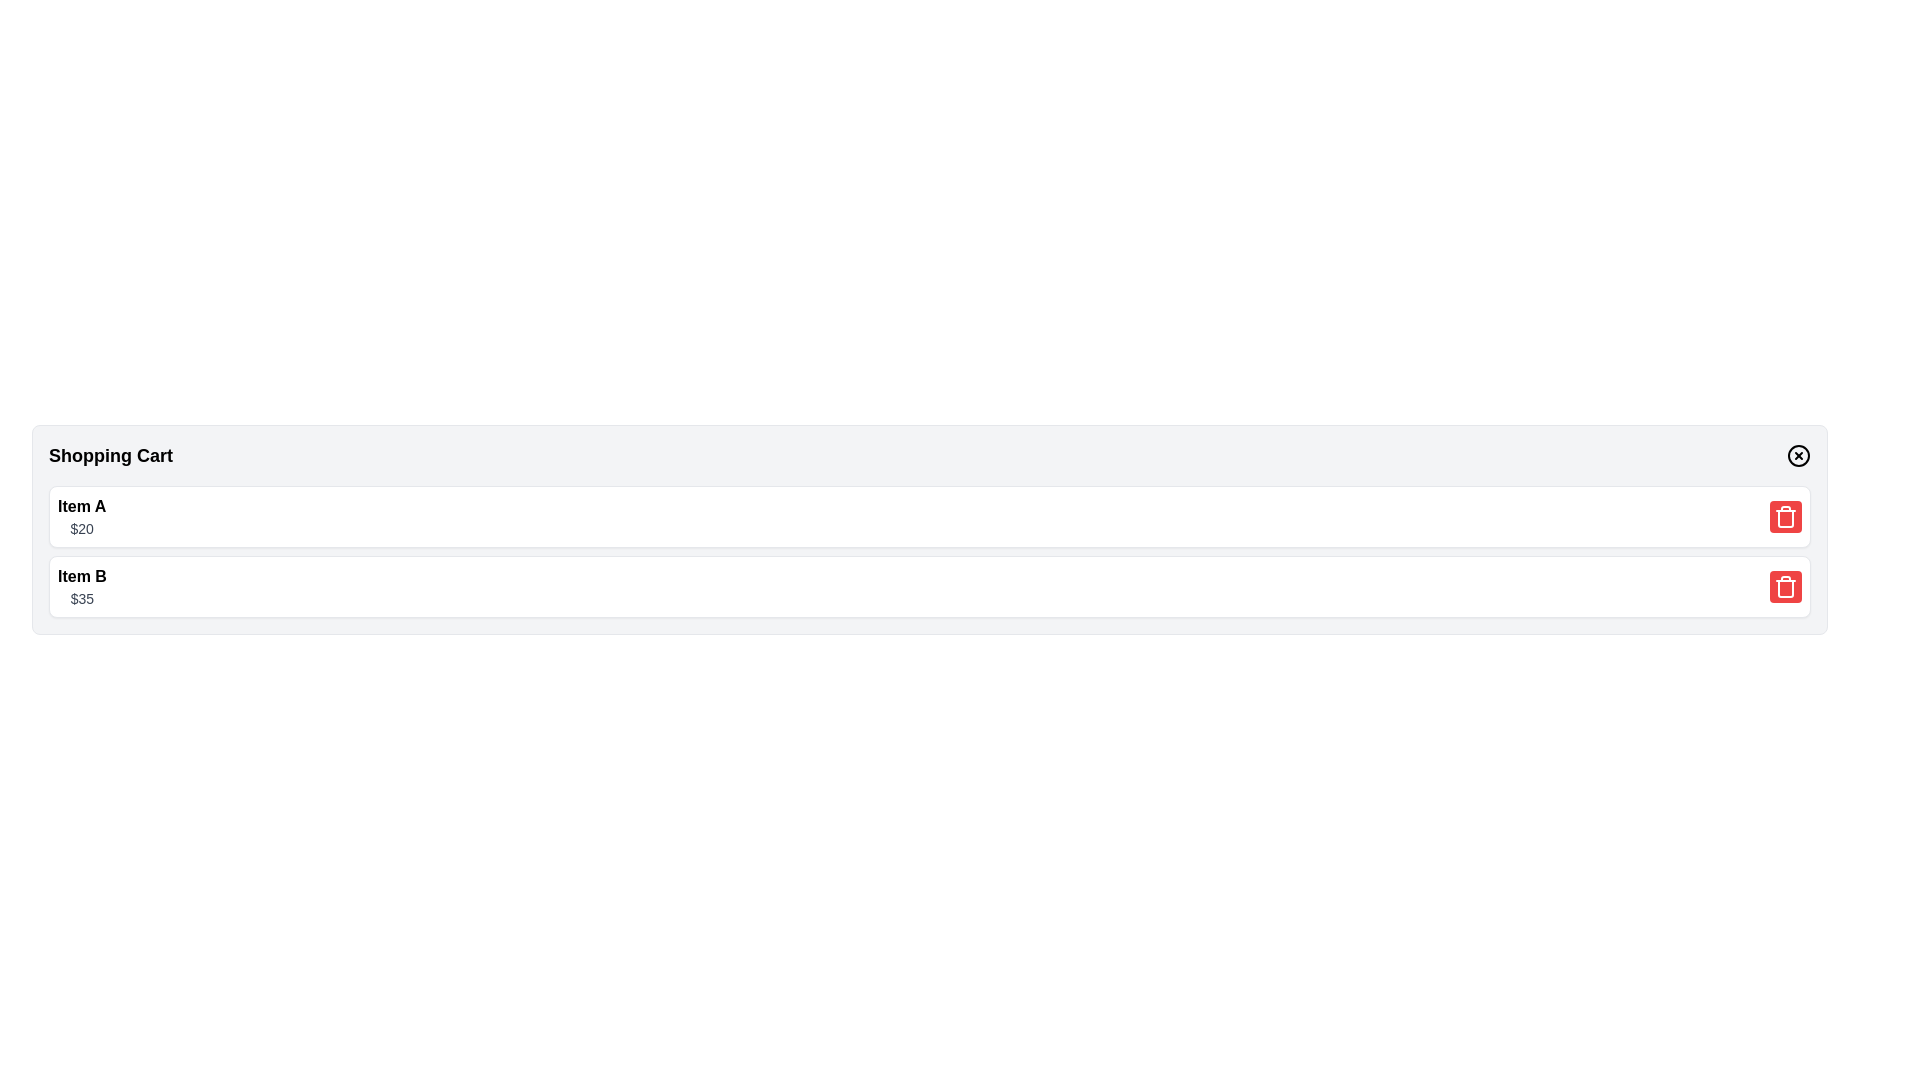 The image size is (1920, 1080). What do you see at coordinates (81, 577) in the screenshot?
I see `the text label 'Item B', which is styled in bold and displayed in black color against a white background within the shopping cart interface` at bounding box center [81, 577].